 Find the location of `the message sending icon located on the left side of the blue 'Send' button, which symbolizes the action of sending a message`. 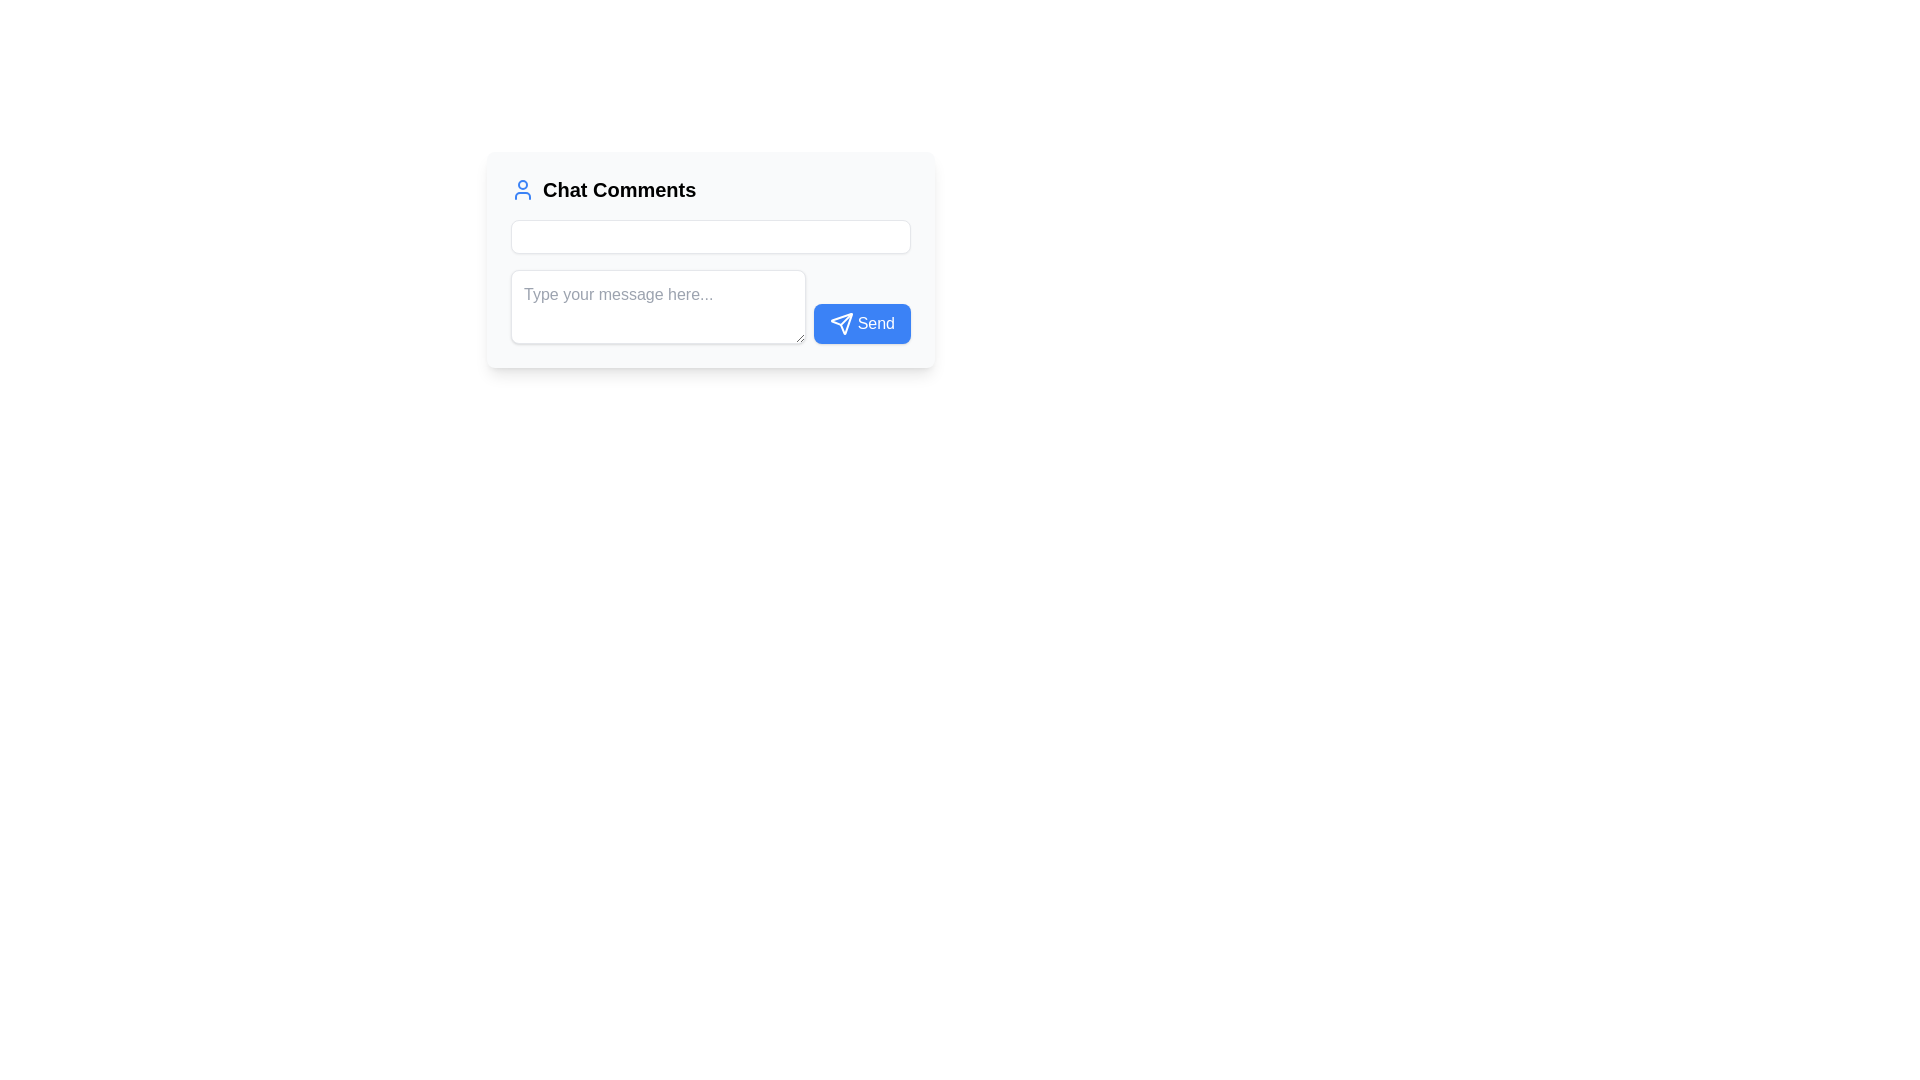

the message sending icon located on the left side of the blue 'Send' button, which symbolizes the action of sending a message is located at coordinates (841, 323).